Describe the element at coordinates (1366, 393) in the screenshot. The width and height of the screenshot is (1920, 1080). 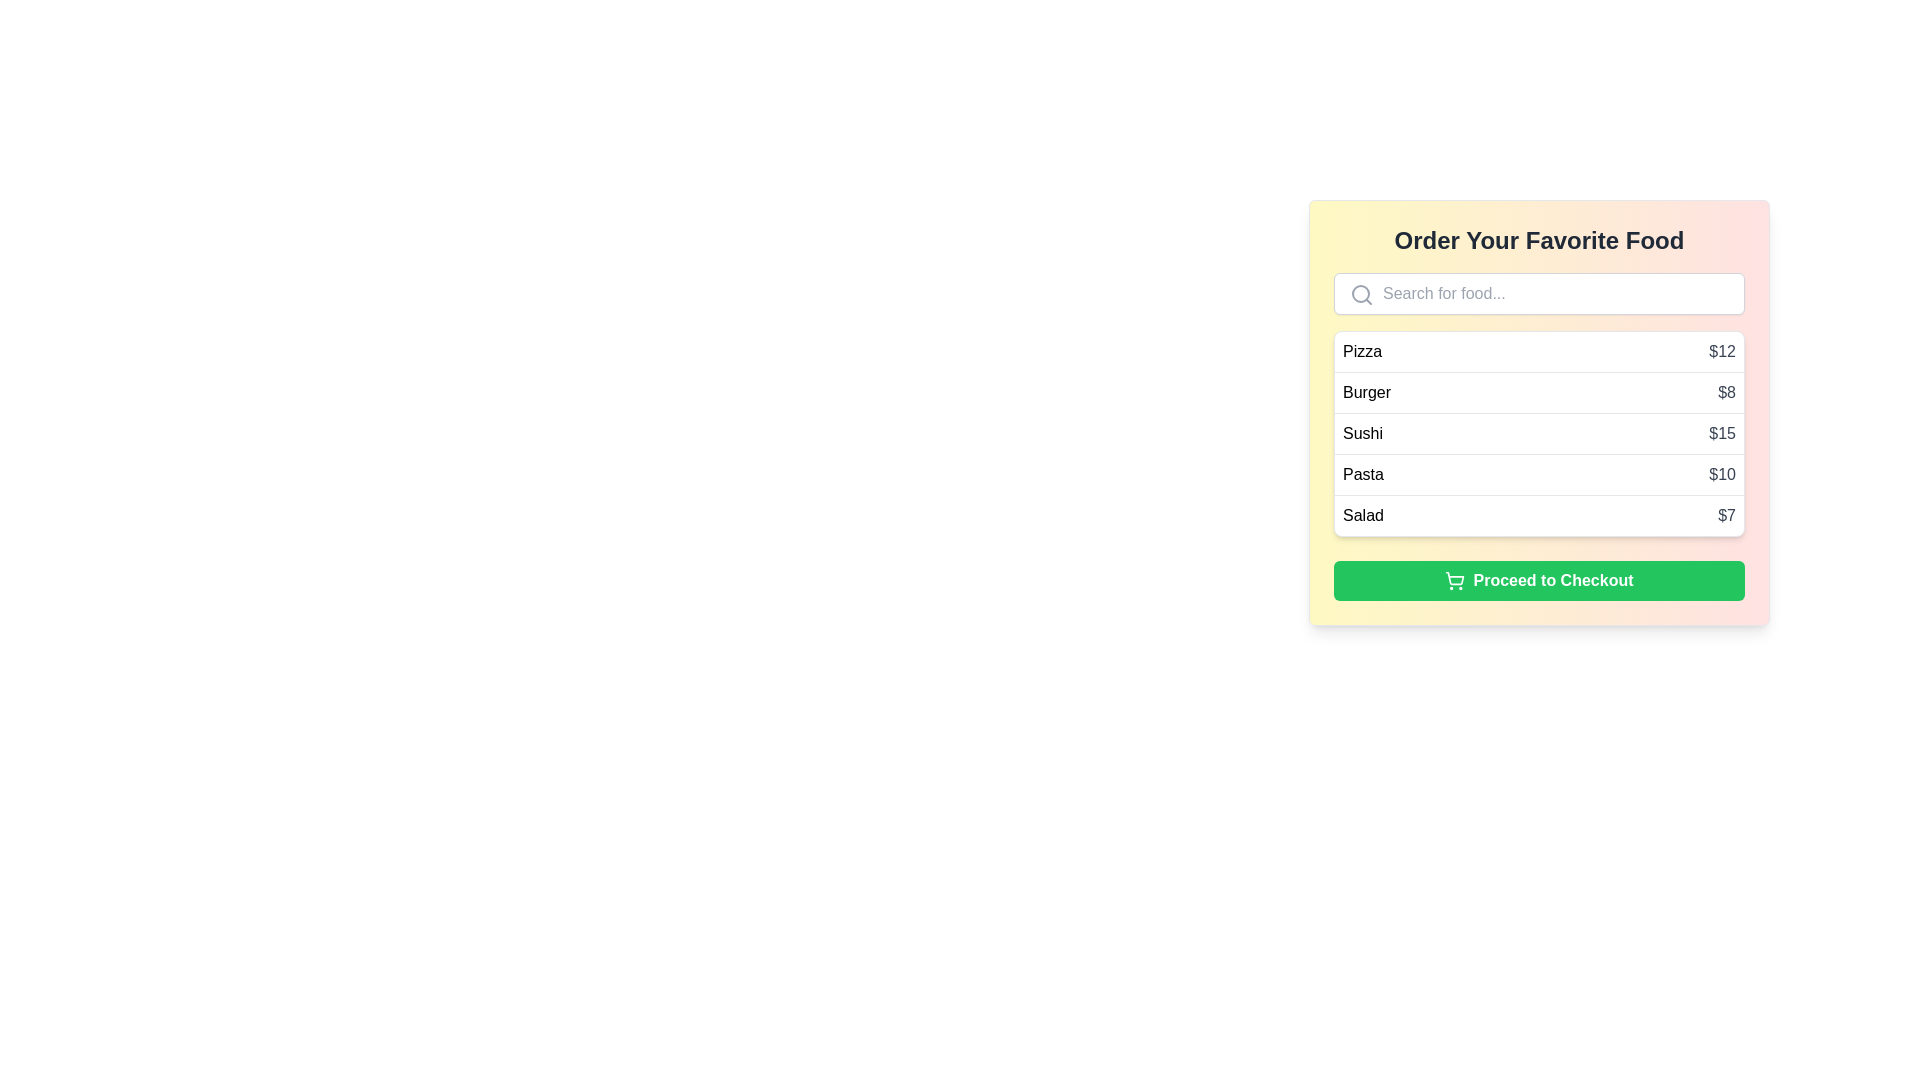
I see `the static text label that reads 'Burger', located between 'Pizza $12' and 'Sushi $15' in the menu list` at that location.